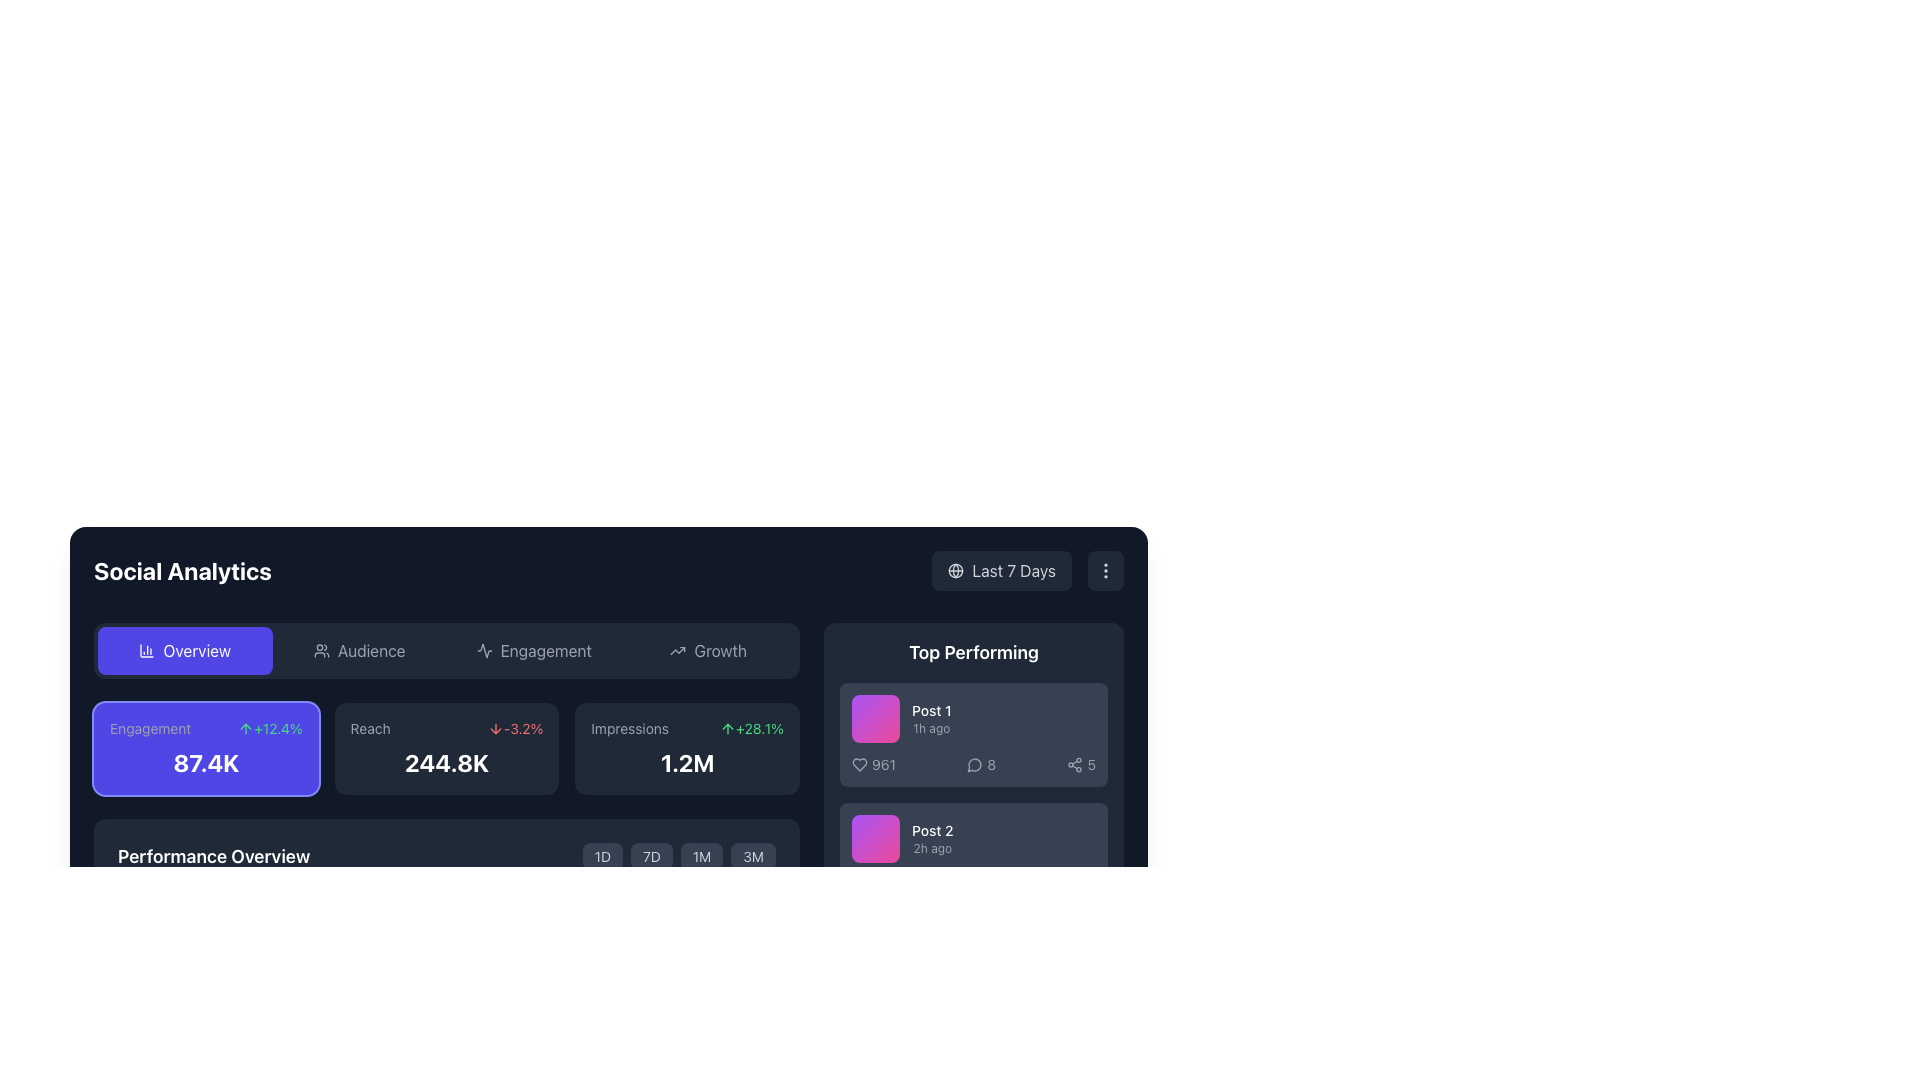 This screenshot has height=1080, width=1920. I want to click on the 'Audience' button in the navigation component to potentially trigger a tooltip or visual effect, so click(359, 651).